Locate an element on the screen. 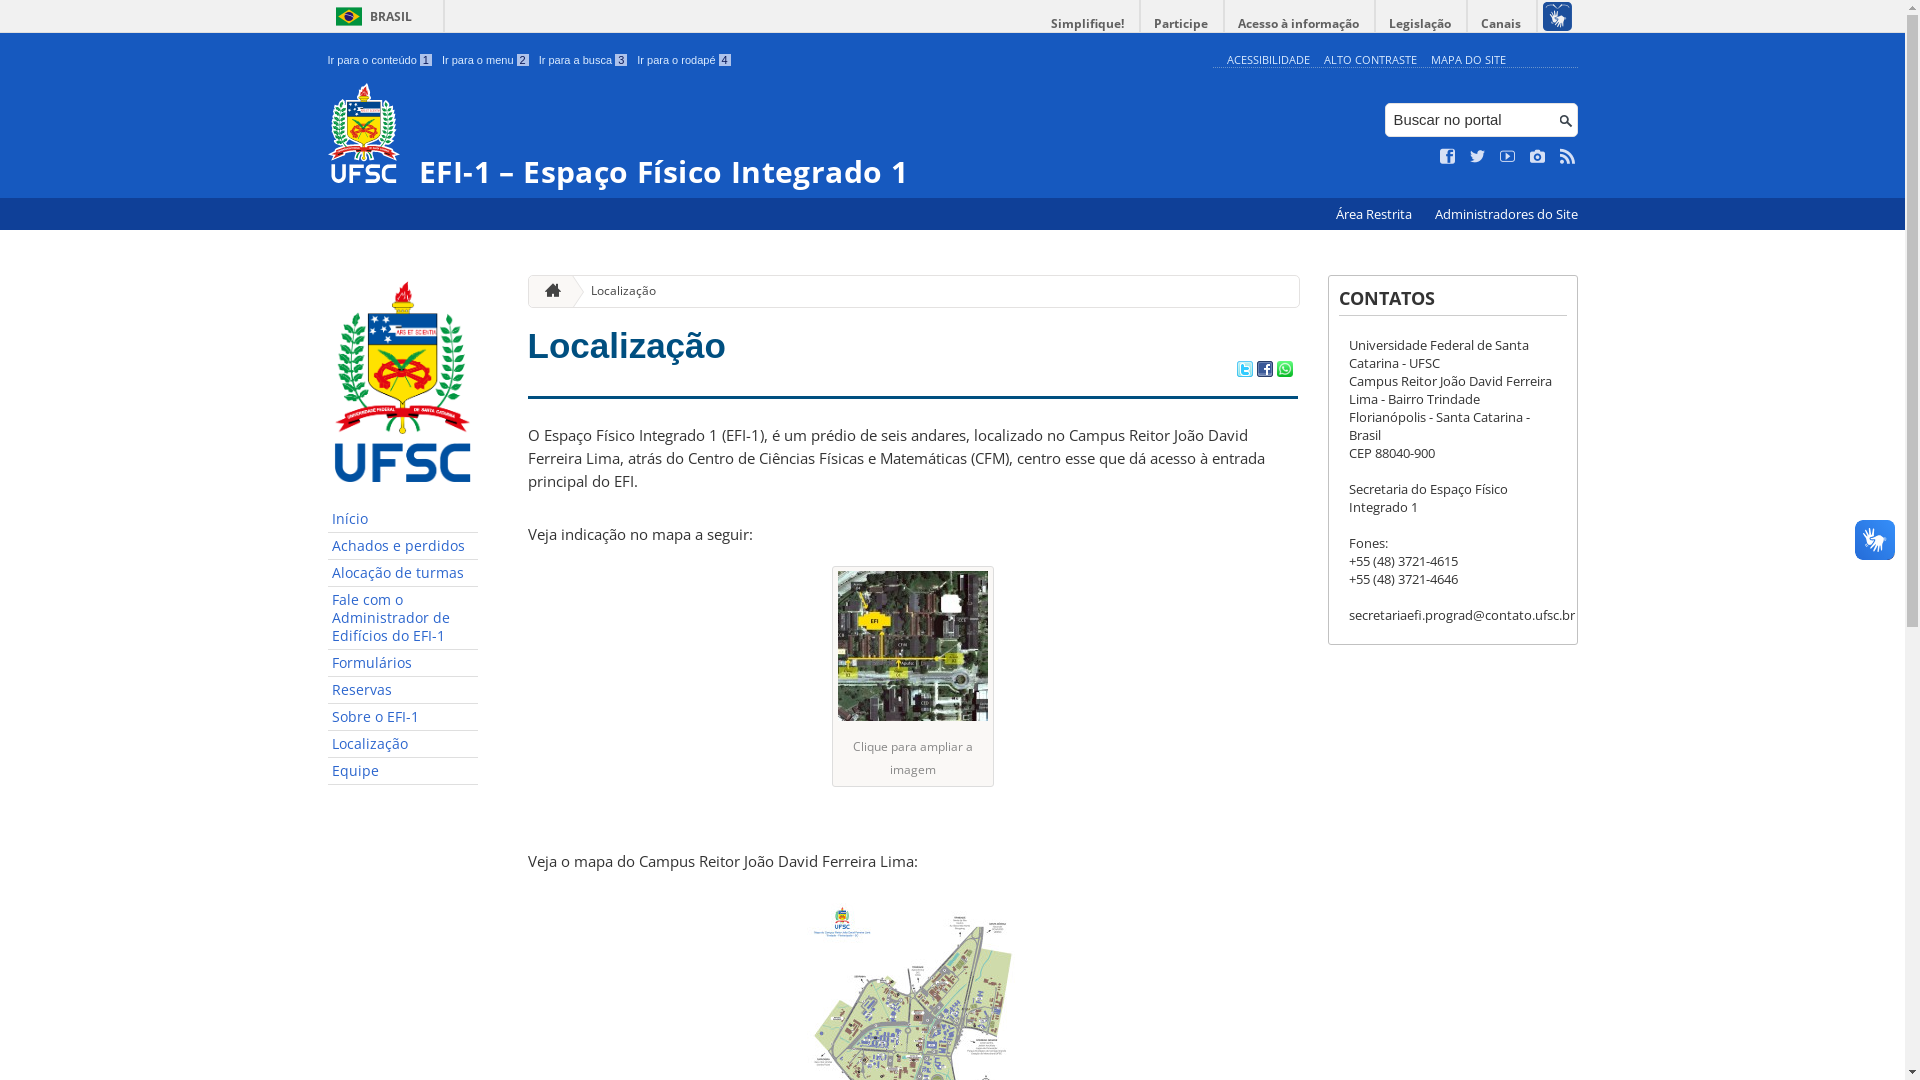  'Administradores do Site' is located at coordinates (1505, 214).